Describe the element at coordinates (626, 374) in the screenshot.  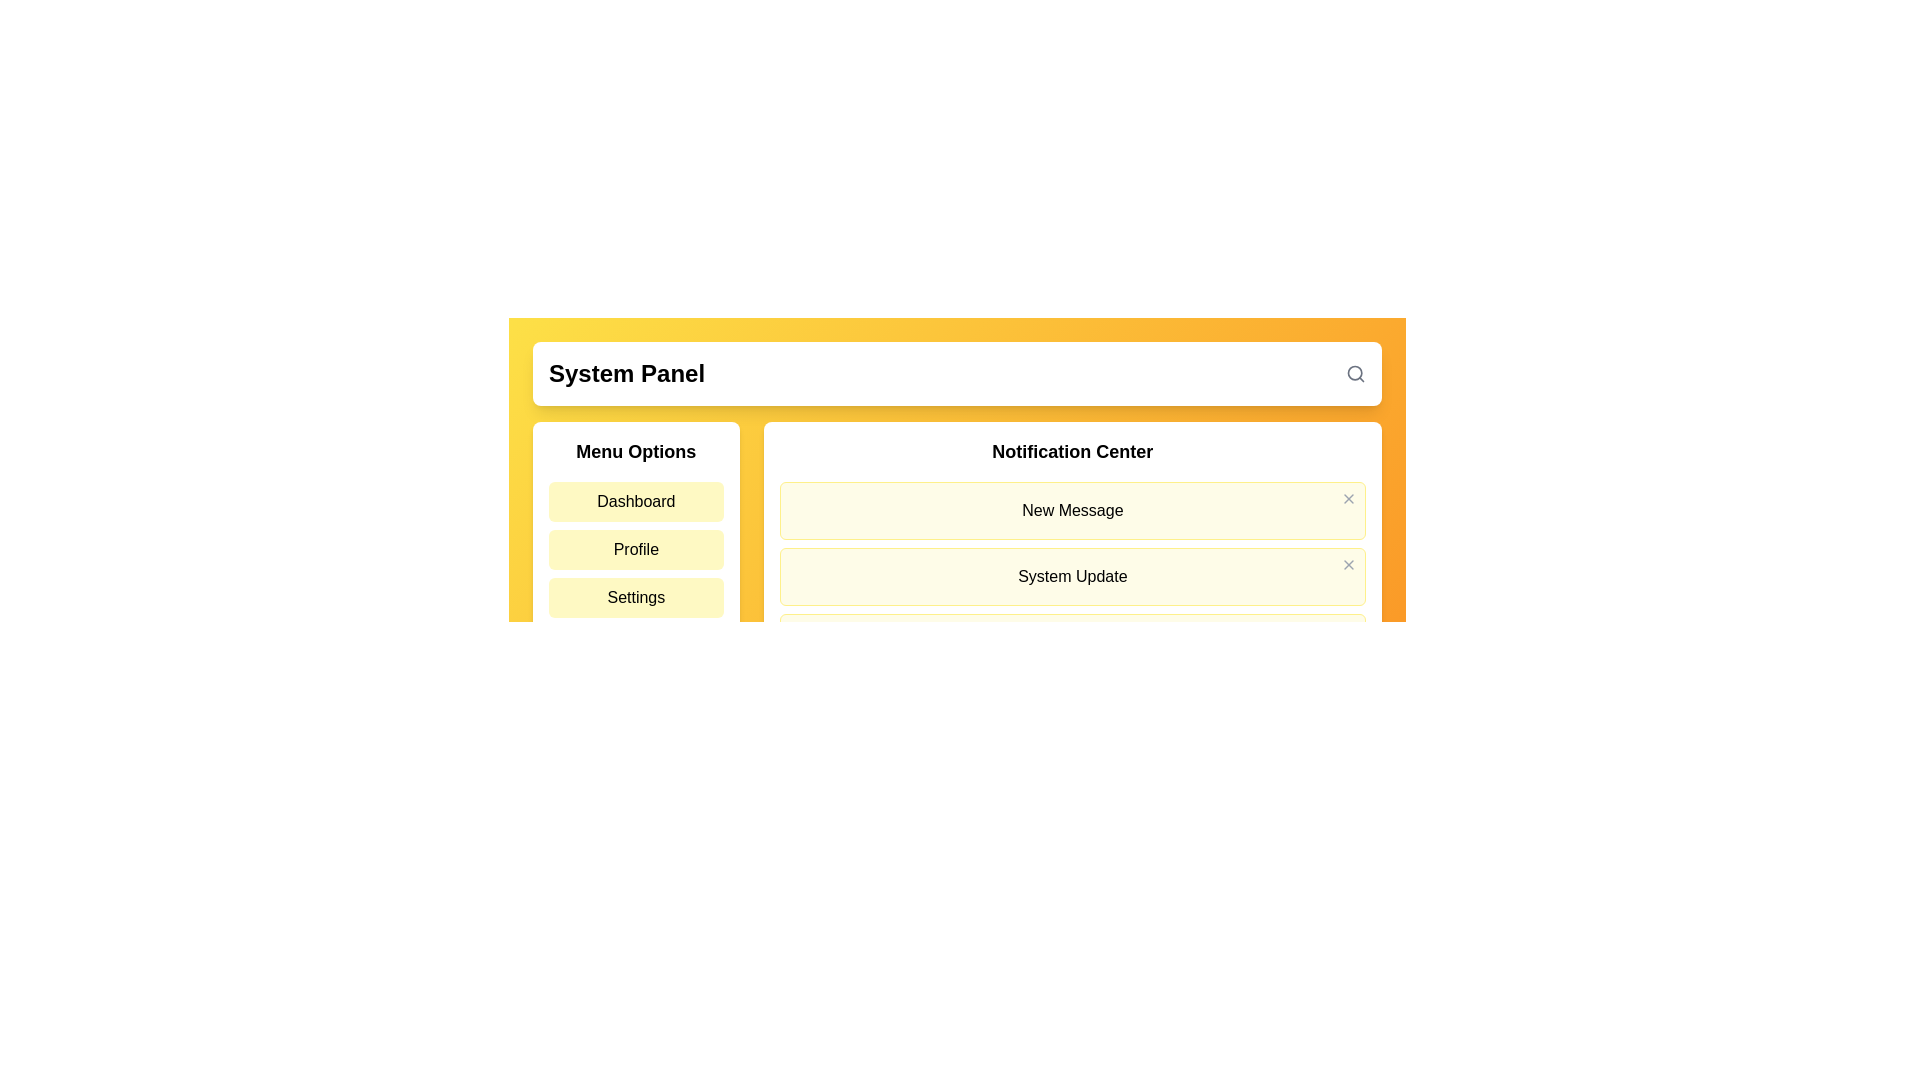
I see `the 'System Panel' text label, which is a bold and larger title on a white background, located at the top left of the interface` at that location.